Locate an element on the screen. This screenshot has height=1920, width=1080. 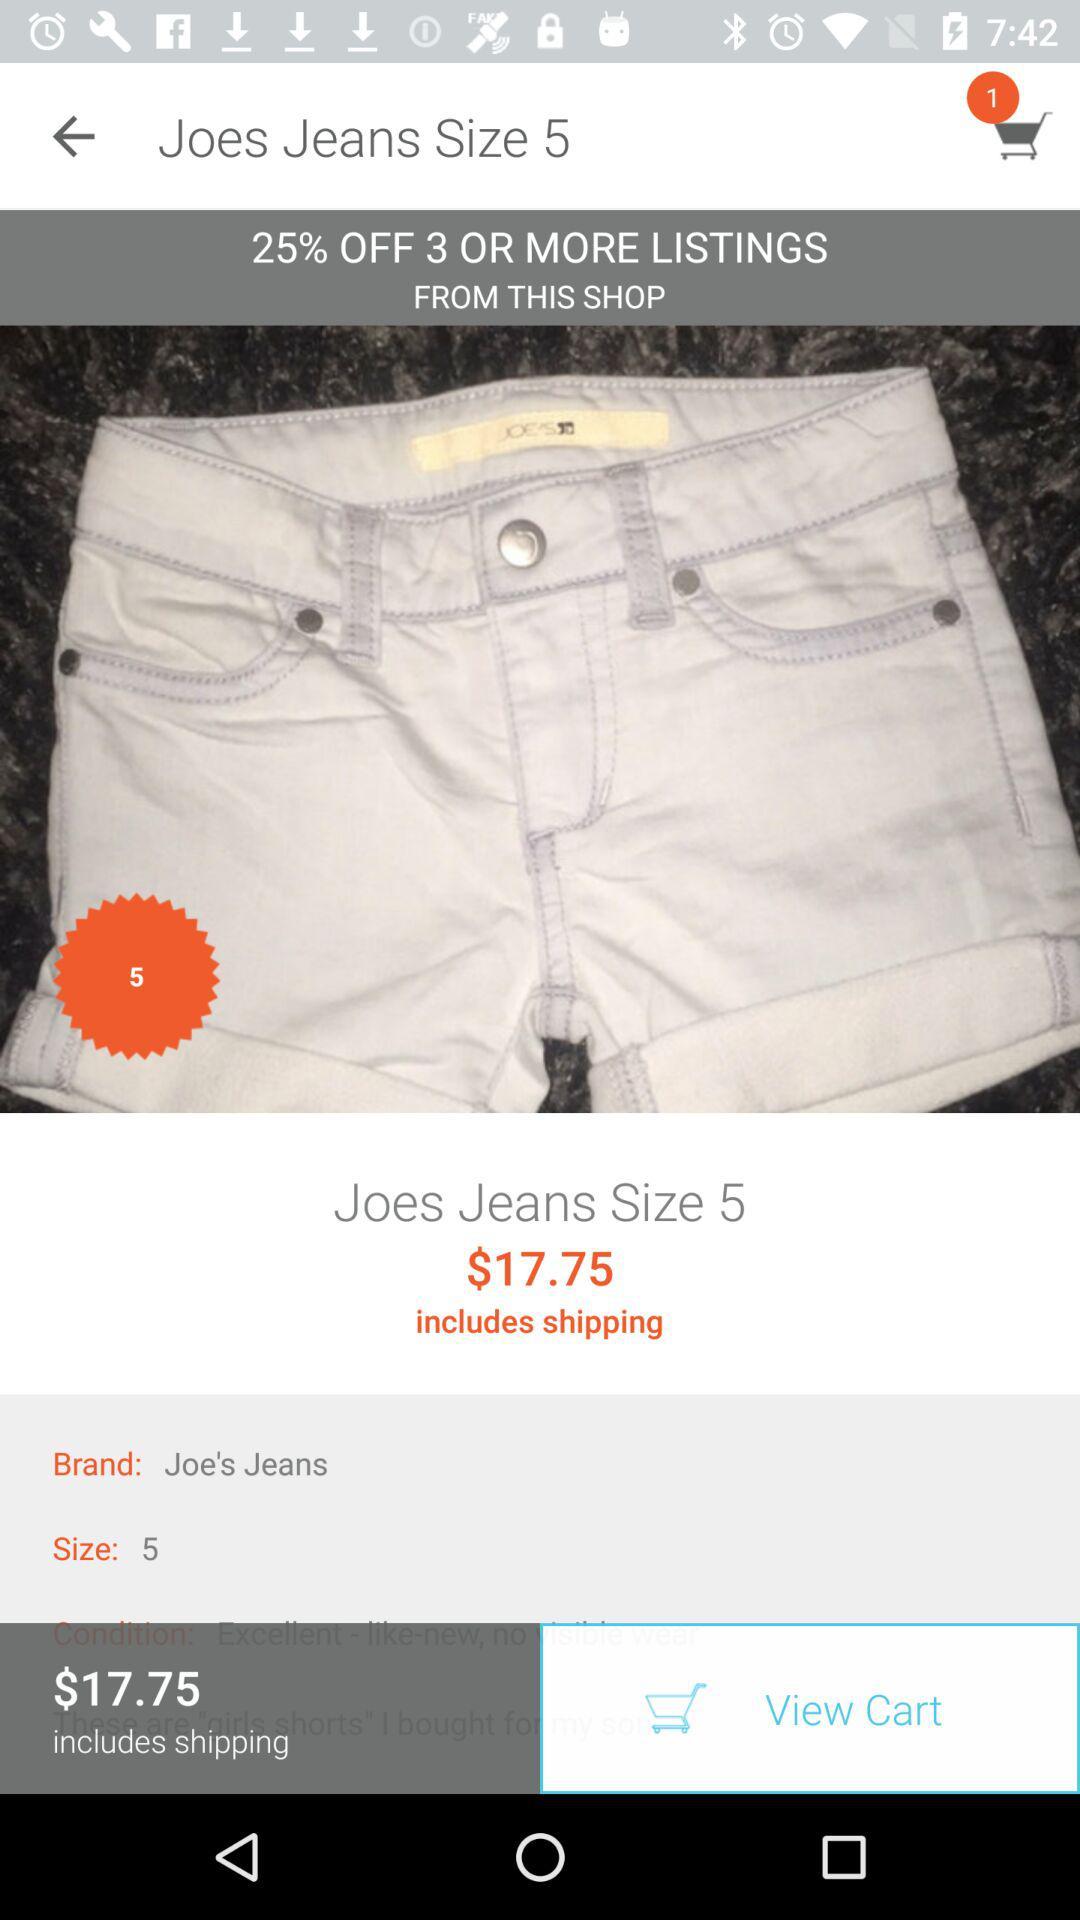
subject image is located at coordinates (540, 719).